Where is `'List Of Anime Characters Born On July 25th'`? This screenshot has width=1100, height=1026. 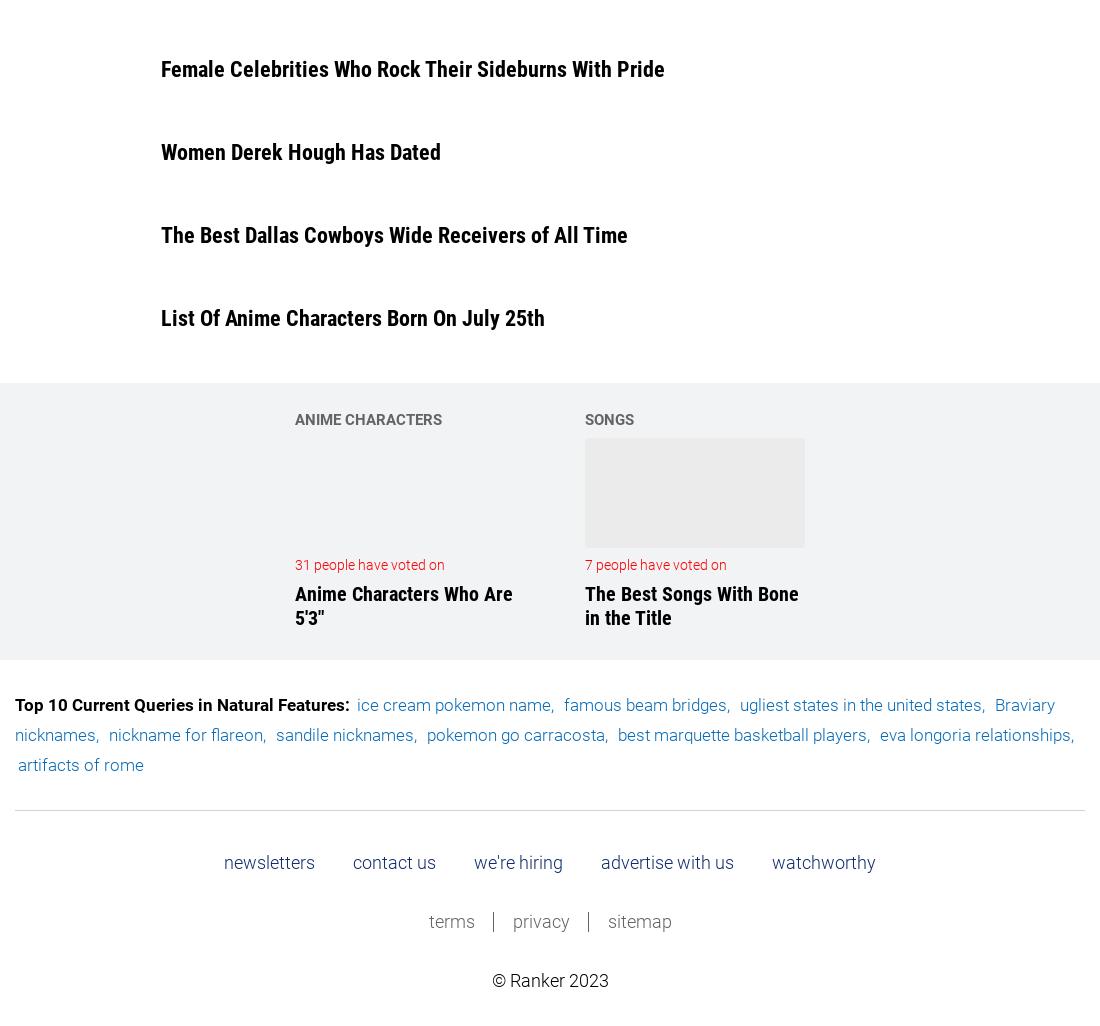 'List Of Anime Characters Born On July 25th' is located at coordinates (352, 318).